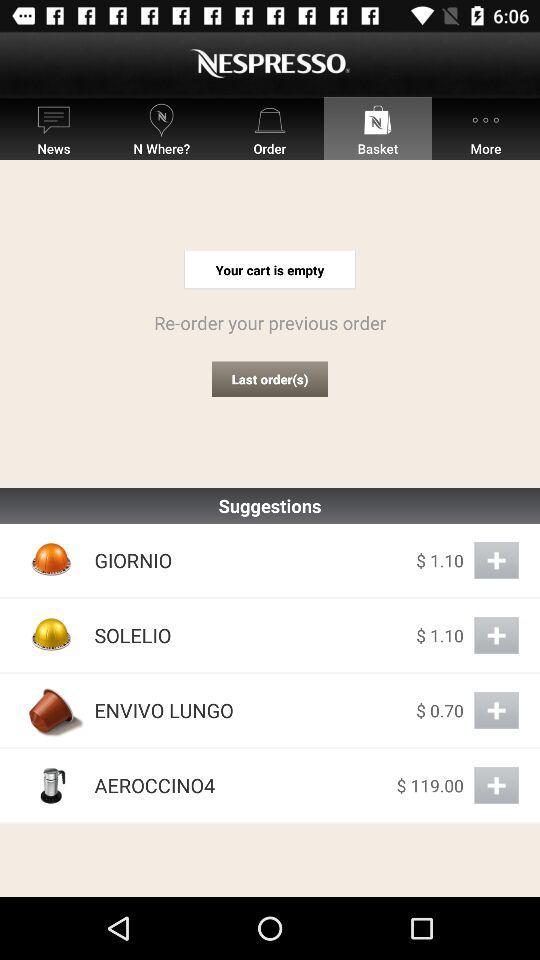  What do you see at coordinates (495, 634) in the screenshot?
I see `this to basket` at bounding box center [495, 634].